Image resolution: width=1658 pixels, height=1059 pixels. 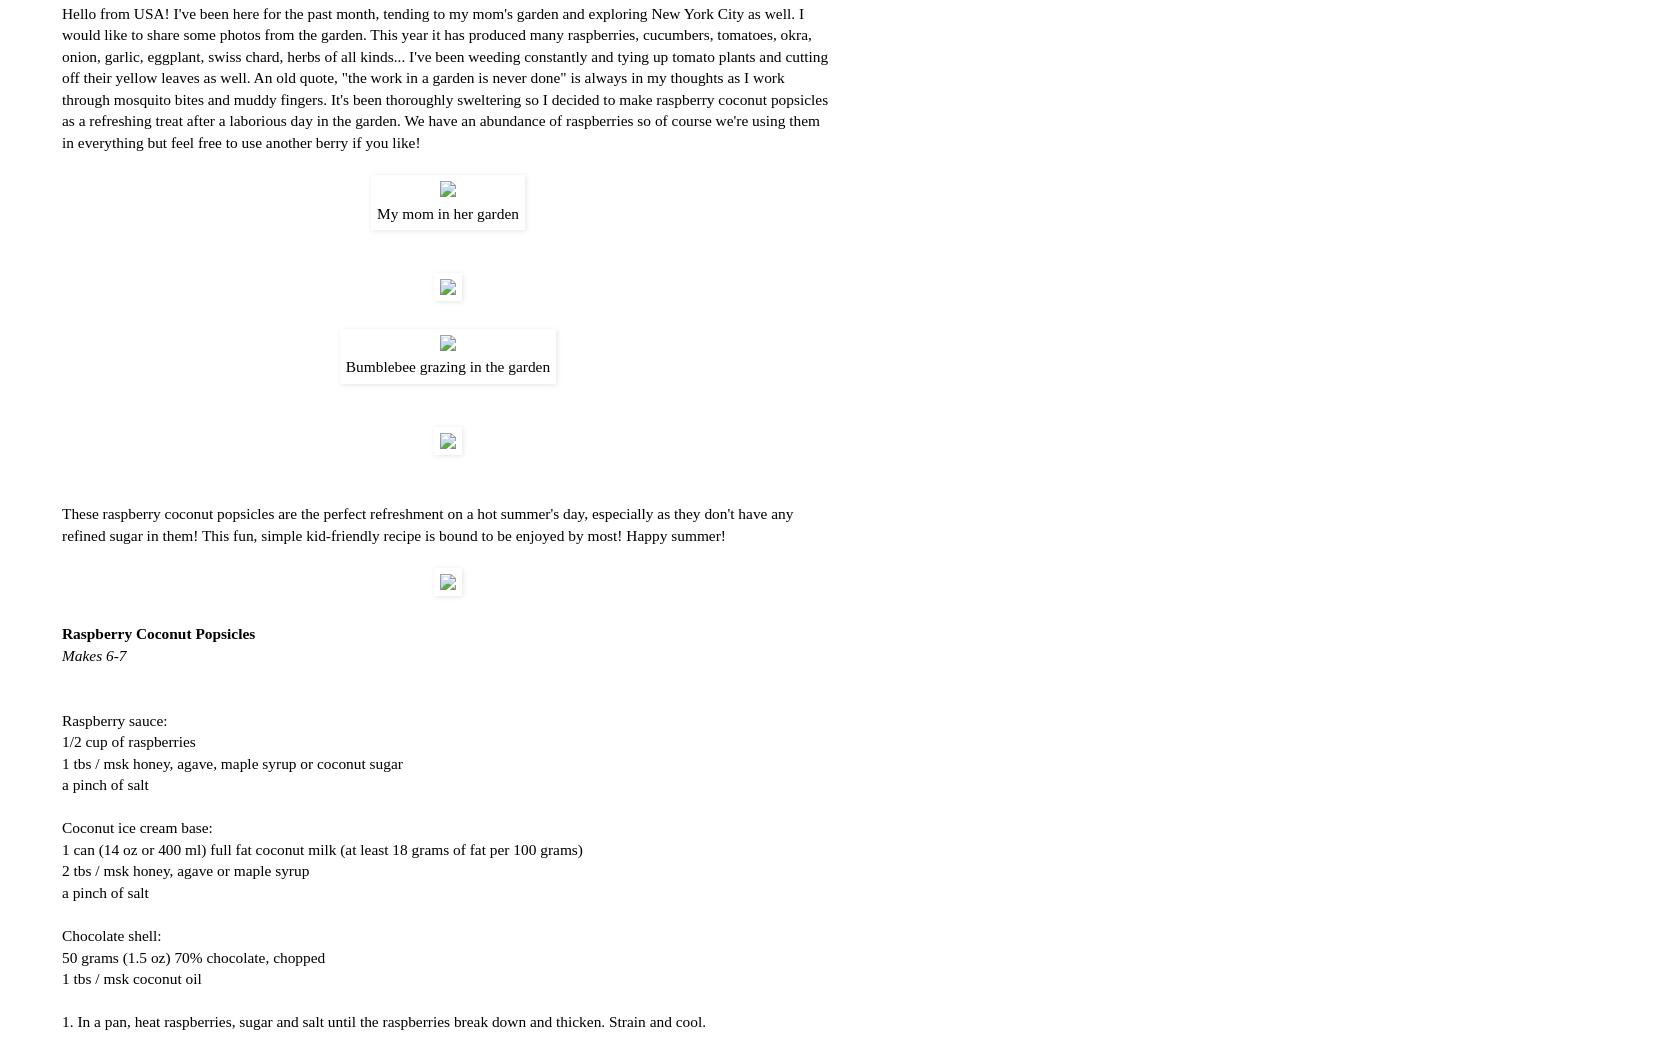 I want to click on 'Raspberry sauce:', so click(x=113, y=719).